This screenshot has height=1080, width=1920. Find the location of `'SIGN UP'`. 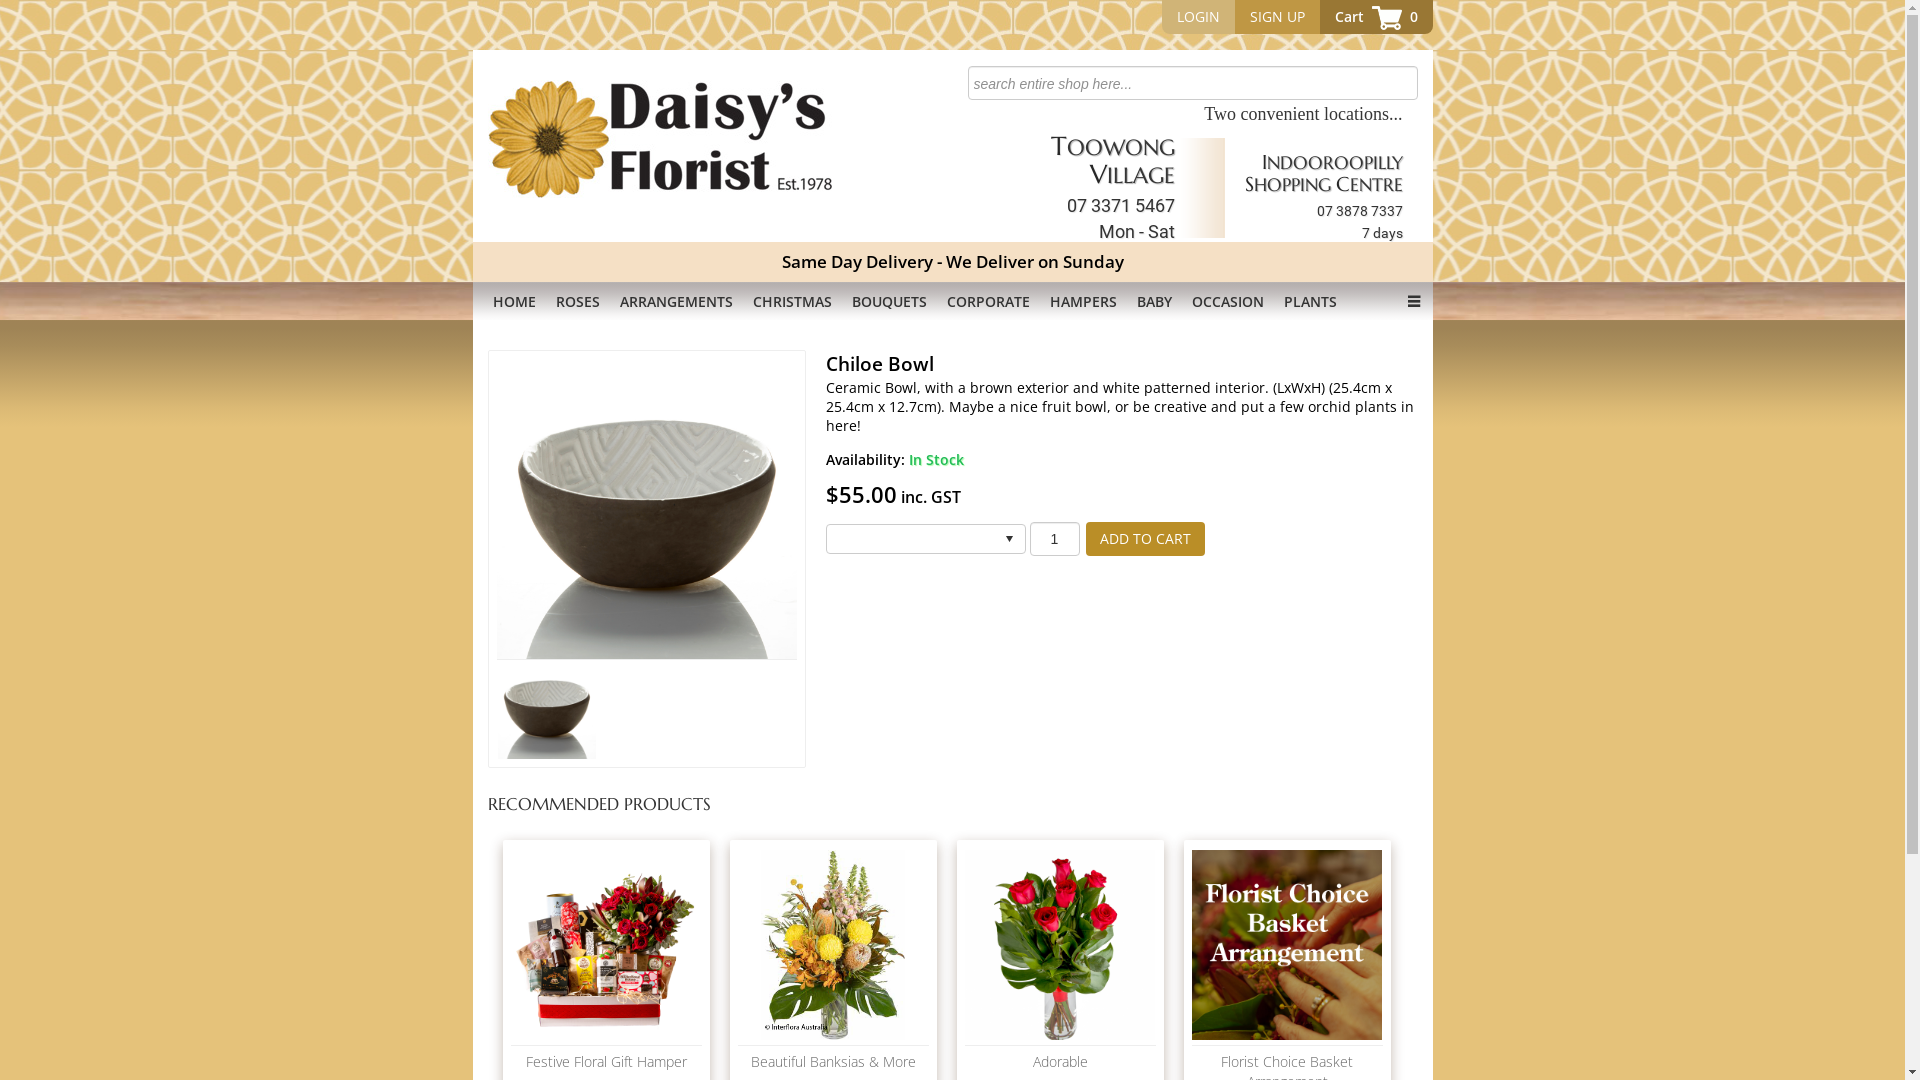

'SIGN UP' is located at coordinates (1275, 16).